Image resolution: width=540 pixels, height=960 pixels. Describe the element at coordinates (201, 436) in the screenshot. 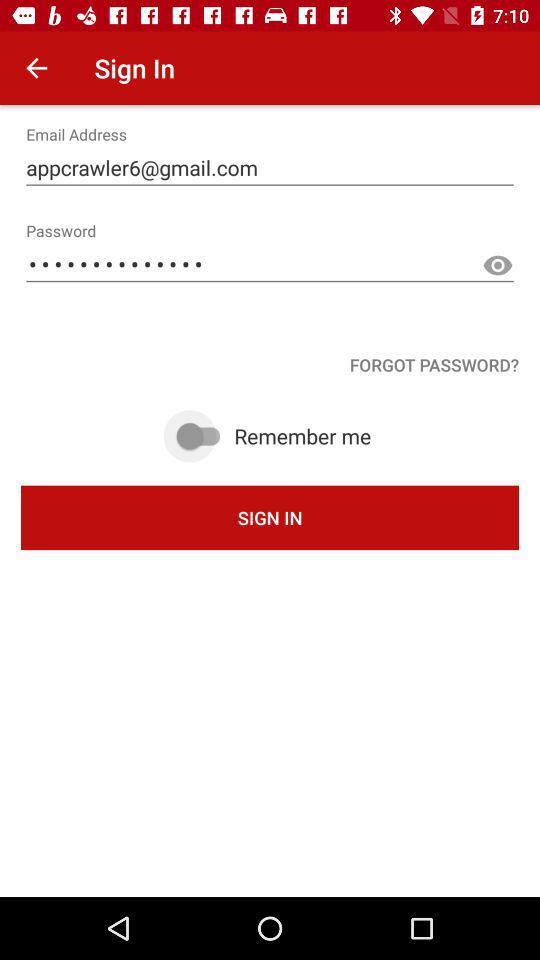

I see `remember me toggle switch` at that location.